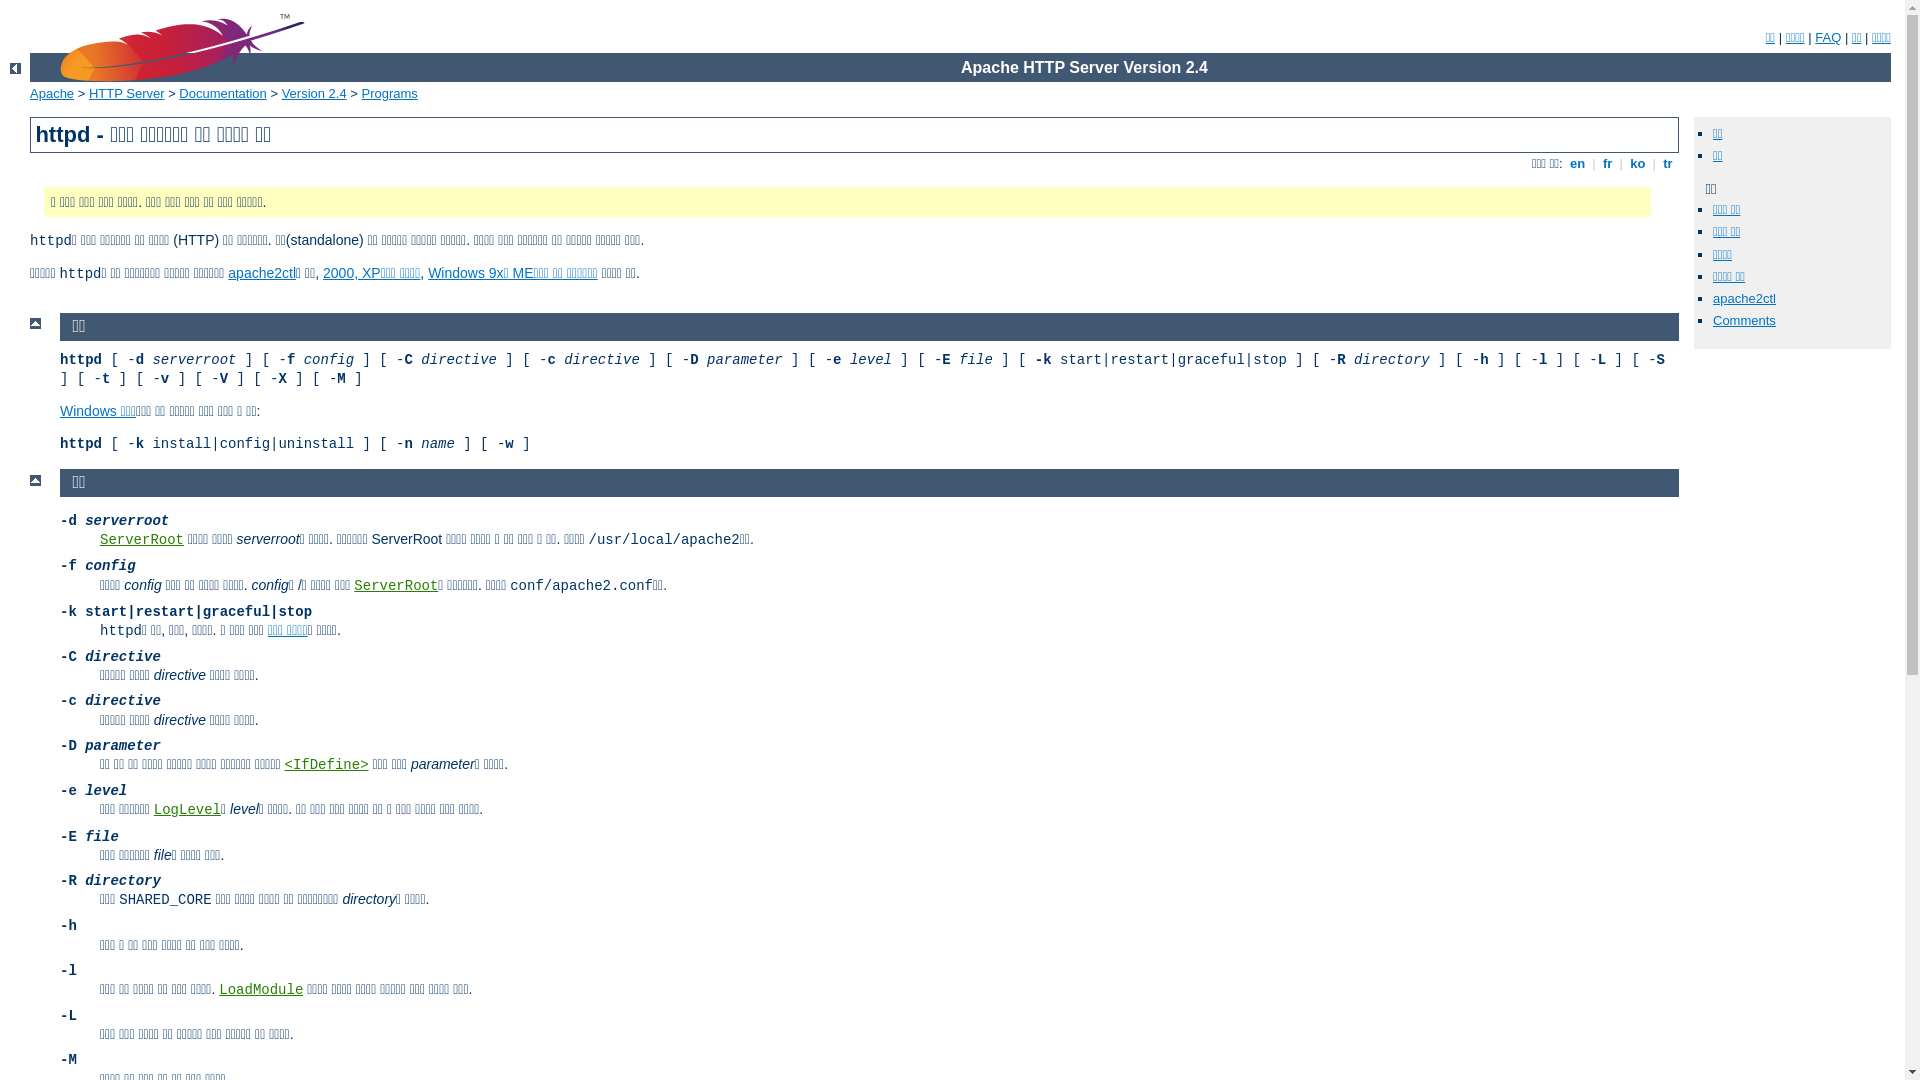  What do you see at coordinates (354, 585) in the screenshot?
I see `'ServerRoot'` at bounding box center [354, 585].